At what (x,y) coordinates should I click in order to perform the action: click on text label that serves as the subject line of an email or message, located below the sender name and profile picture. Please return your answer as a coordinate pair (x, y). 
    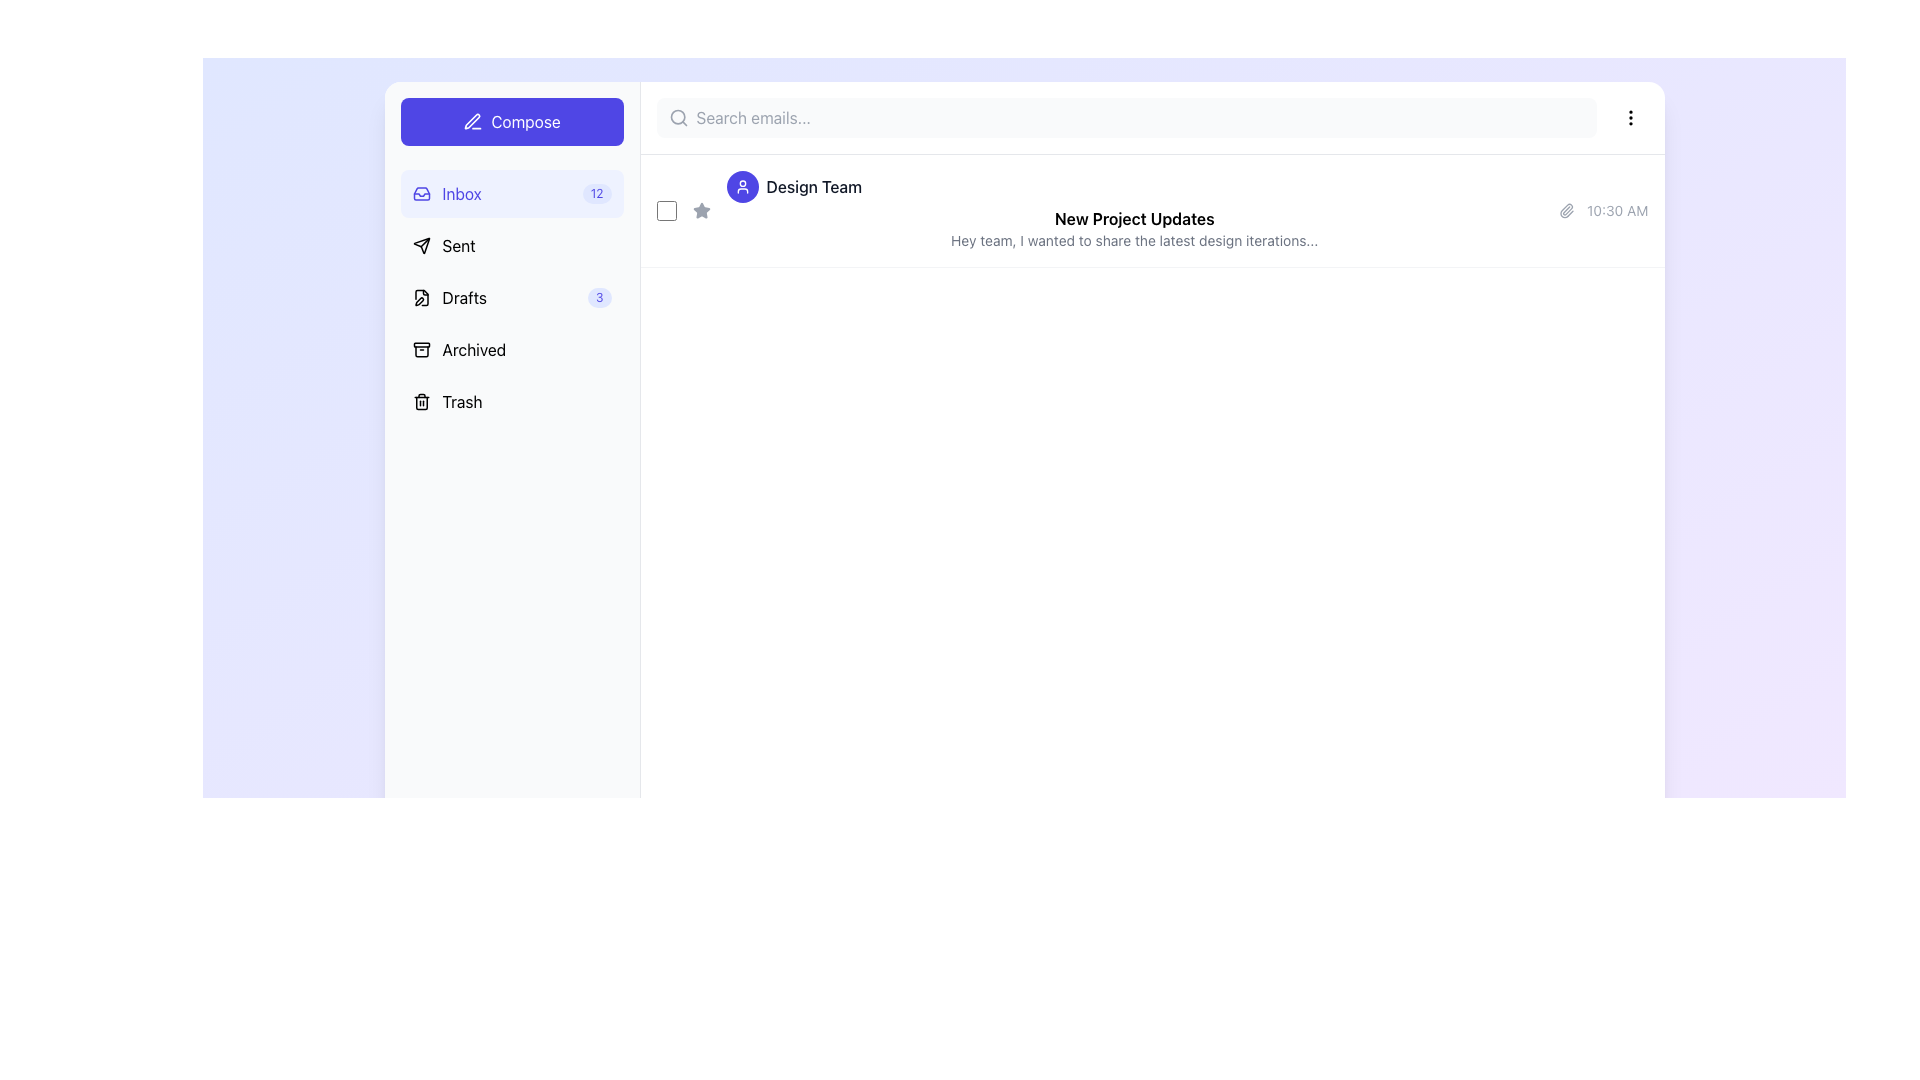
    Looking at the image, I should click on (1134, 219).